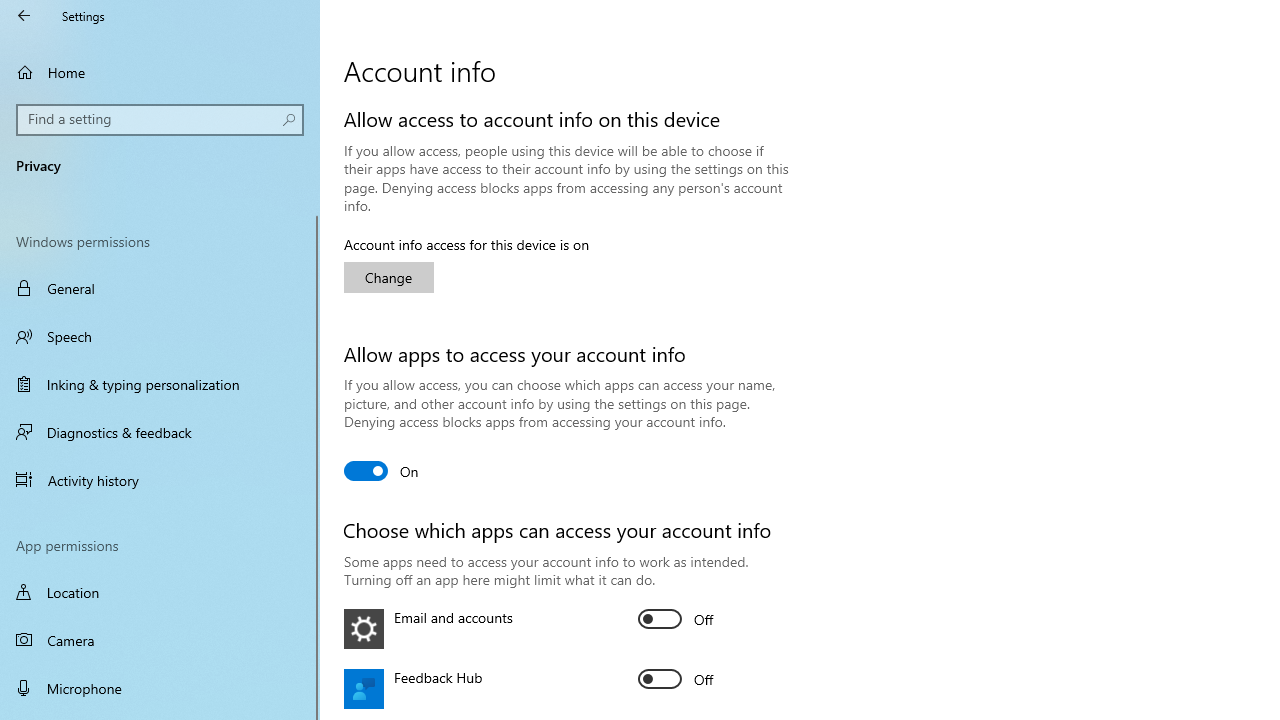 The height and width of the screenshot is (720, 1280). What do you see at coordinates (160, 591) in the screenshot?
I see `'Location'` at bounding box center [160, 591].